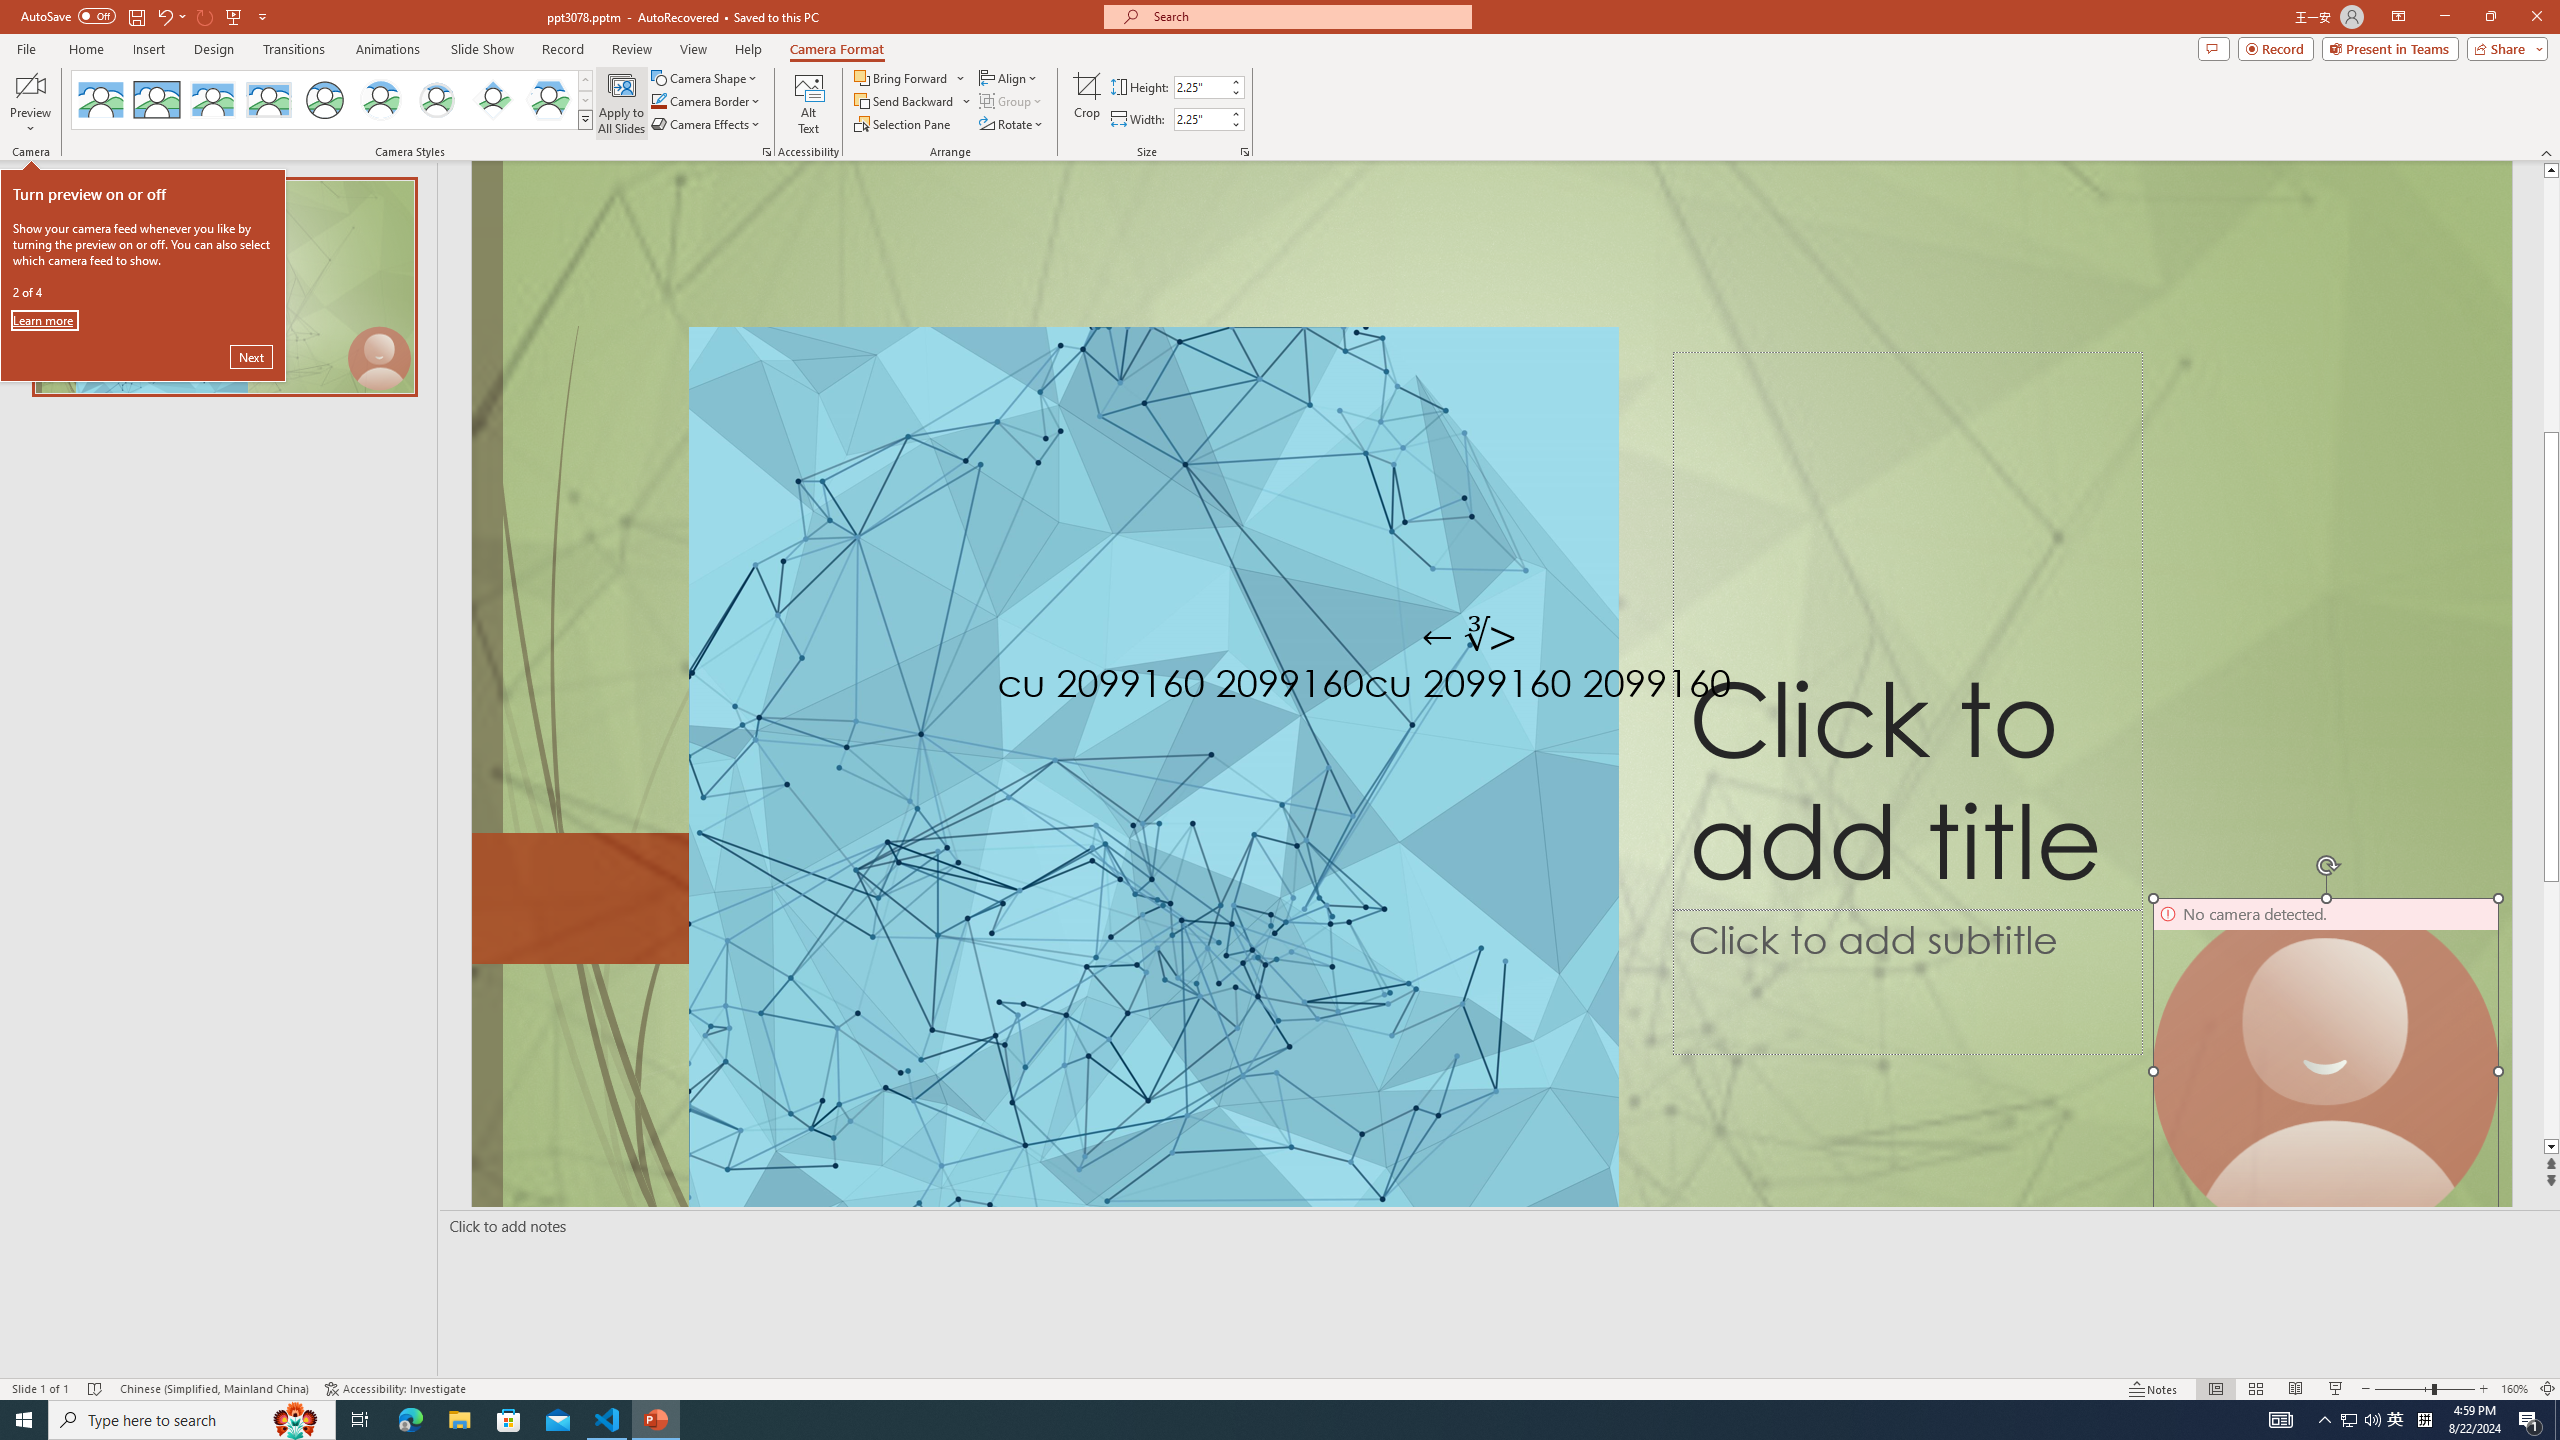 This screenshot has height=1440, width=2560. What do you see at coordinates (1243, 150) in the screenshot?
I see `'Size and Position...'` at bounding box center [1243, 150].